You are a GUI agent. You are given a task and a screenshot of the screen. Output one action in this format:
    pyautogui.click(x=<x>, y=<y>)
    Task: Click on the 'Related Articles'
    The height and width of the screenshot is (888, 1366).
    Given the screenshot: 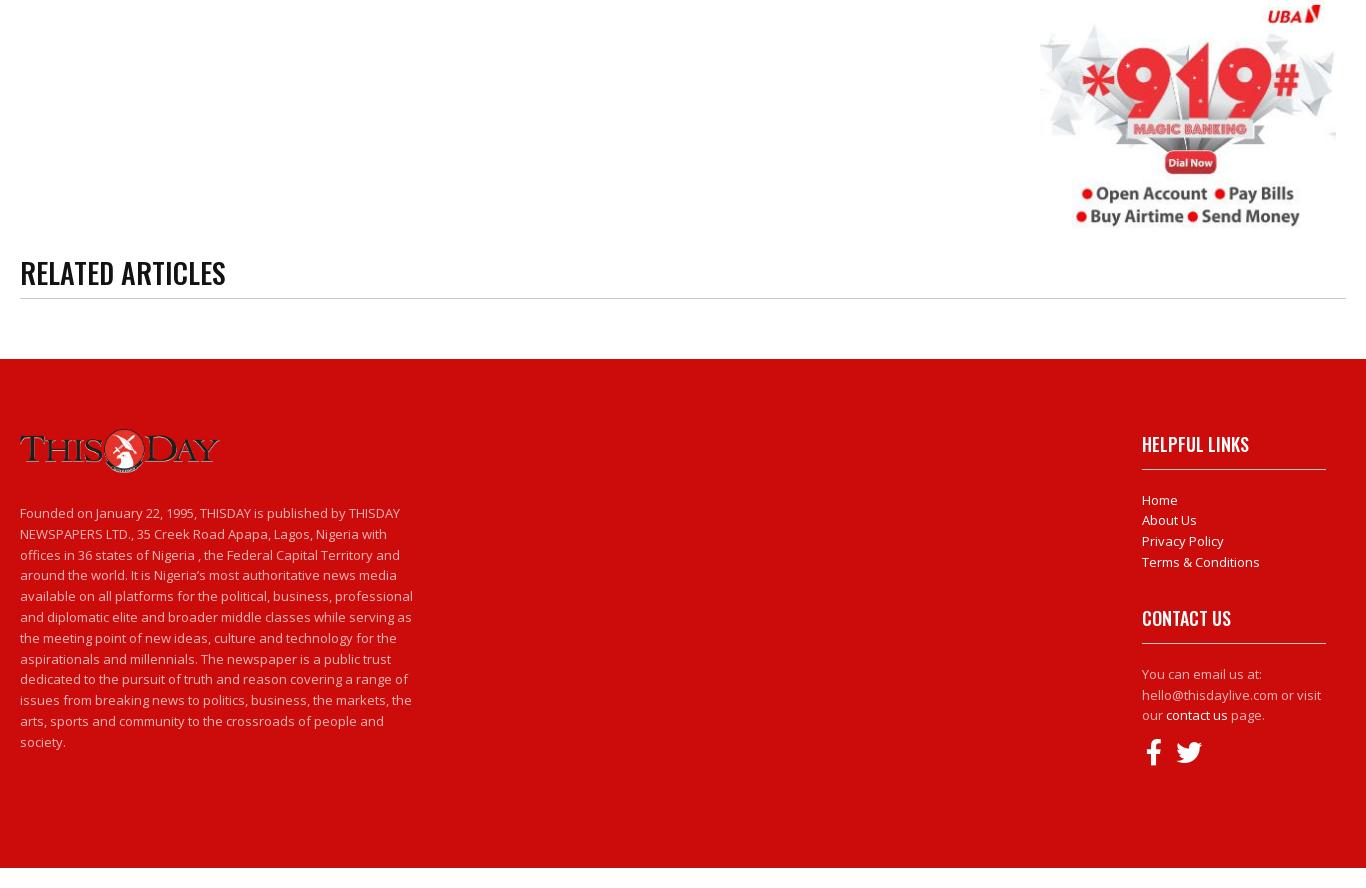 What is the action you would take?
    pyautogui.click(x=121, y=271)
    